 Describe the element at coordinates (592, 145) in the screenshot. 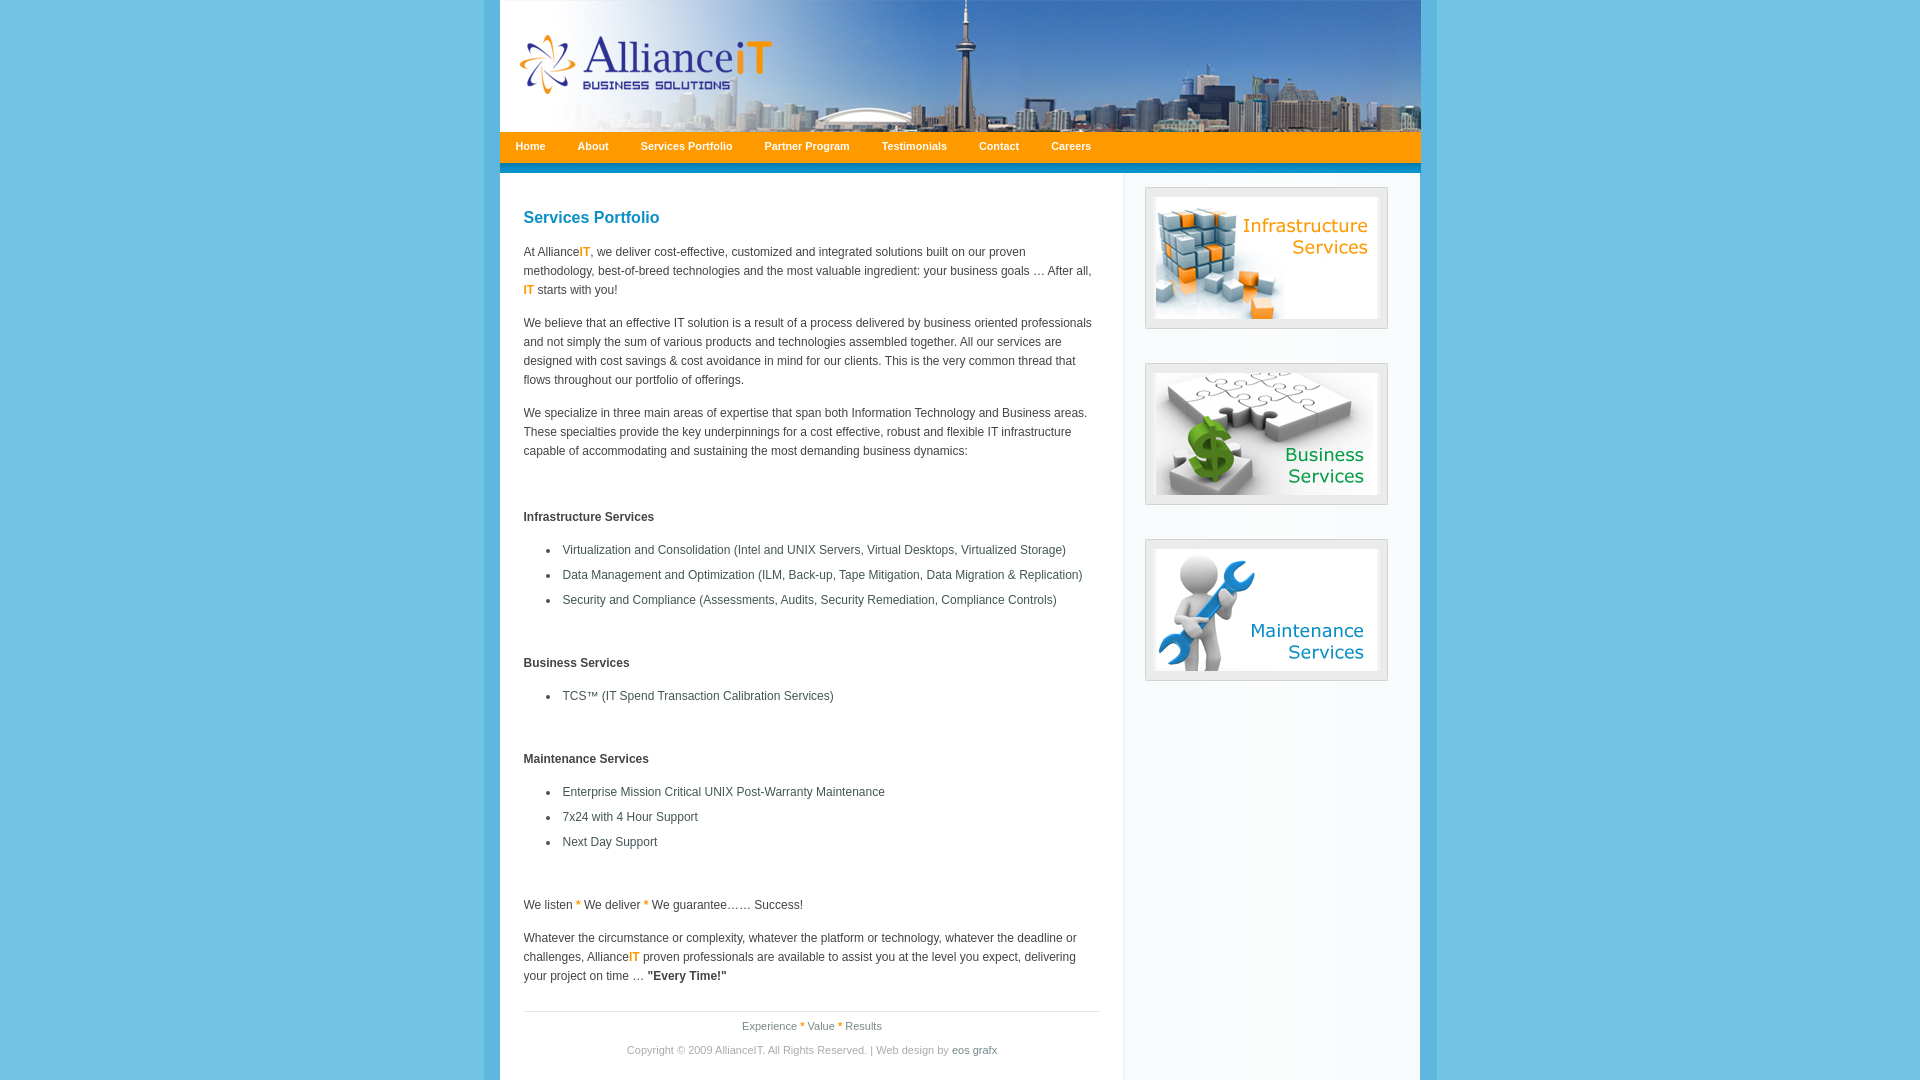

I see `'About'` at that location.